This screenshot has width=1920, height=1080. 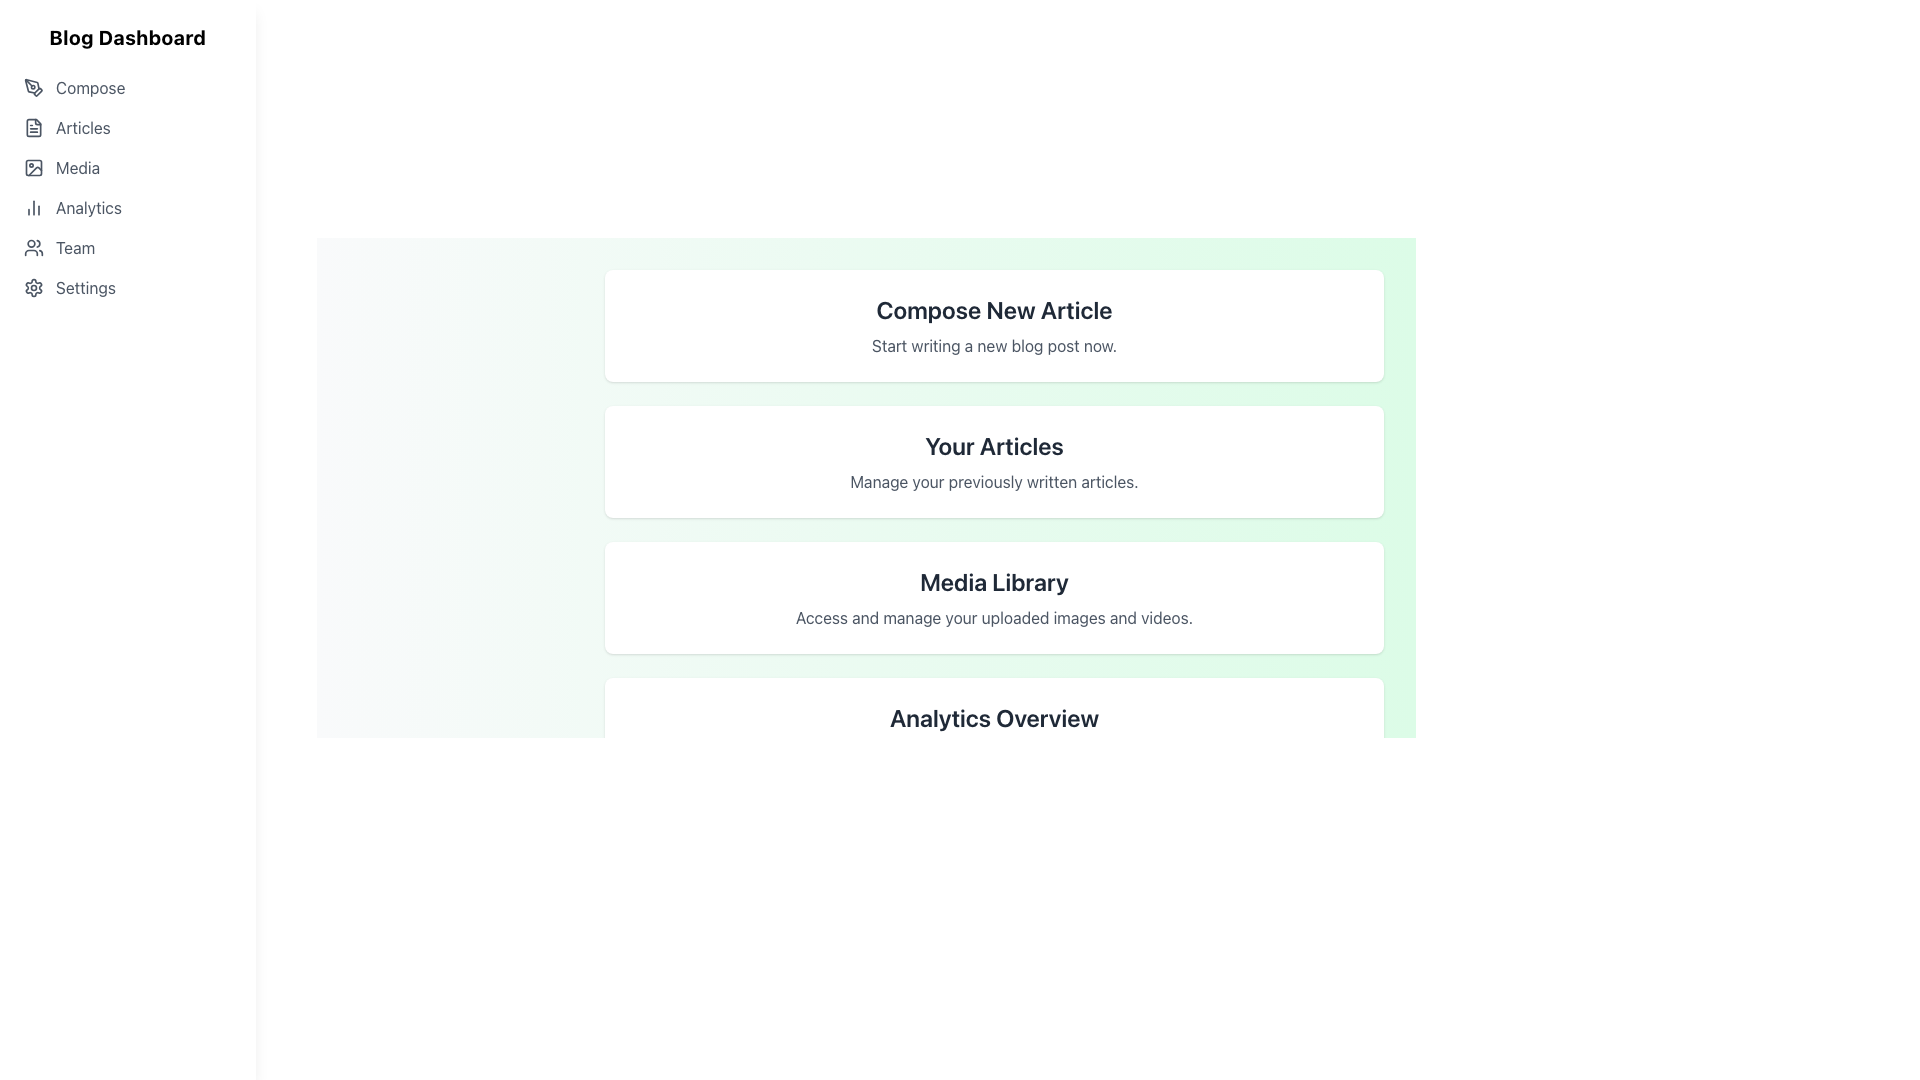 I want to click on the static text description reading 'Access and manage your uploaded images and videos.' located beneath the heading 'Media Library', so click(x=994, y=616).